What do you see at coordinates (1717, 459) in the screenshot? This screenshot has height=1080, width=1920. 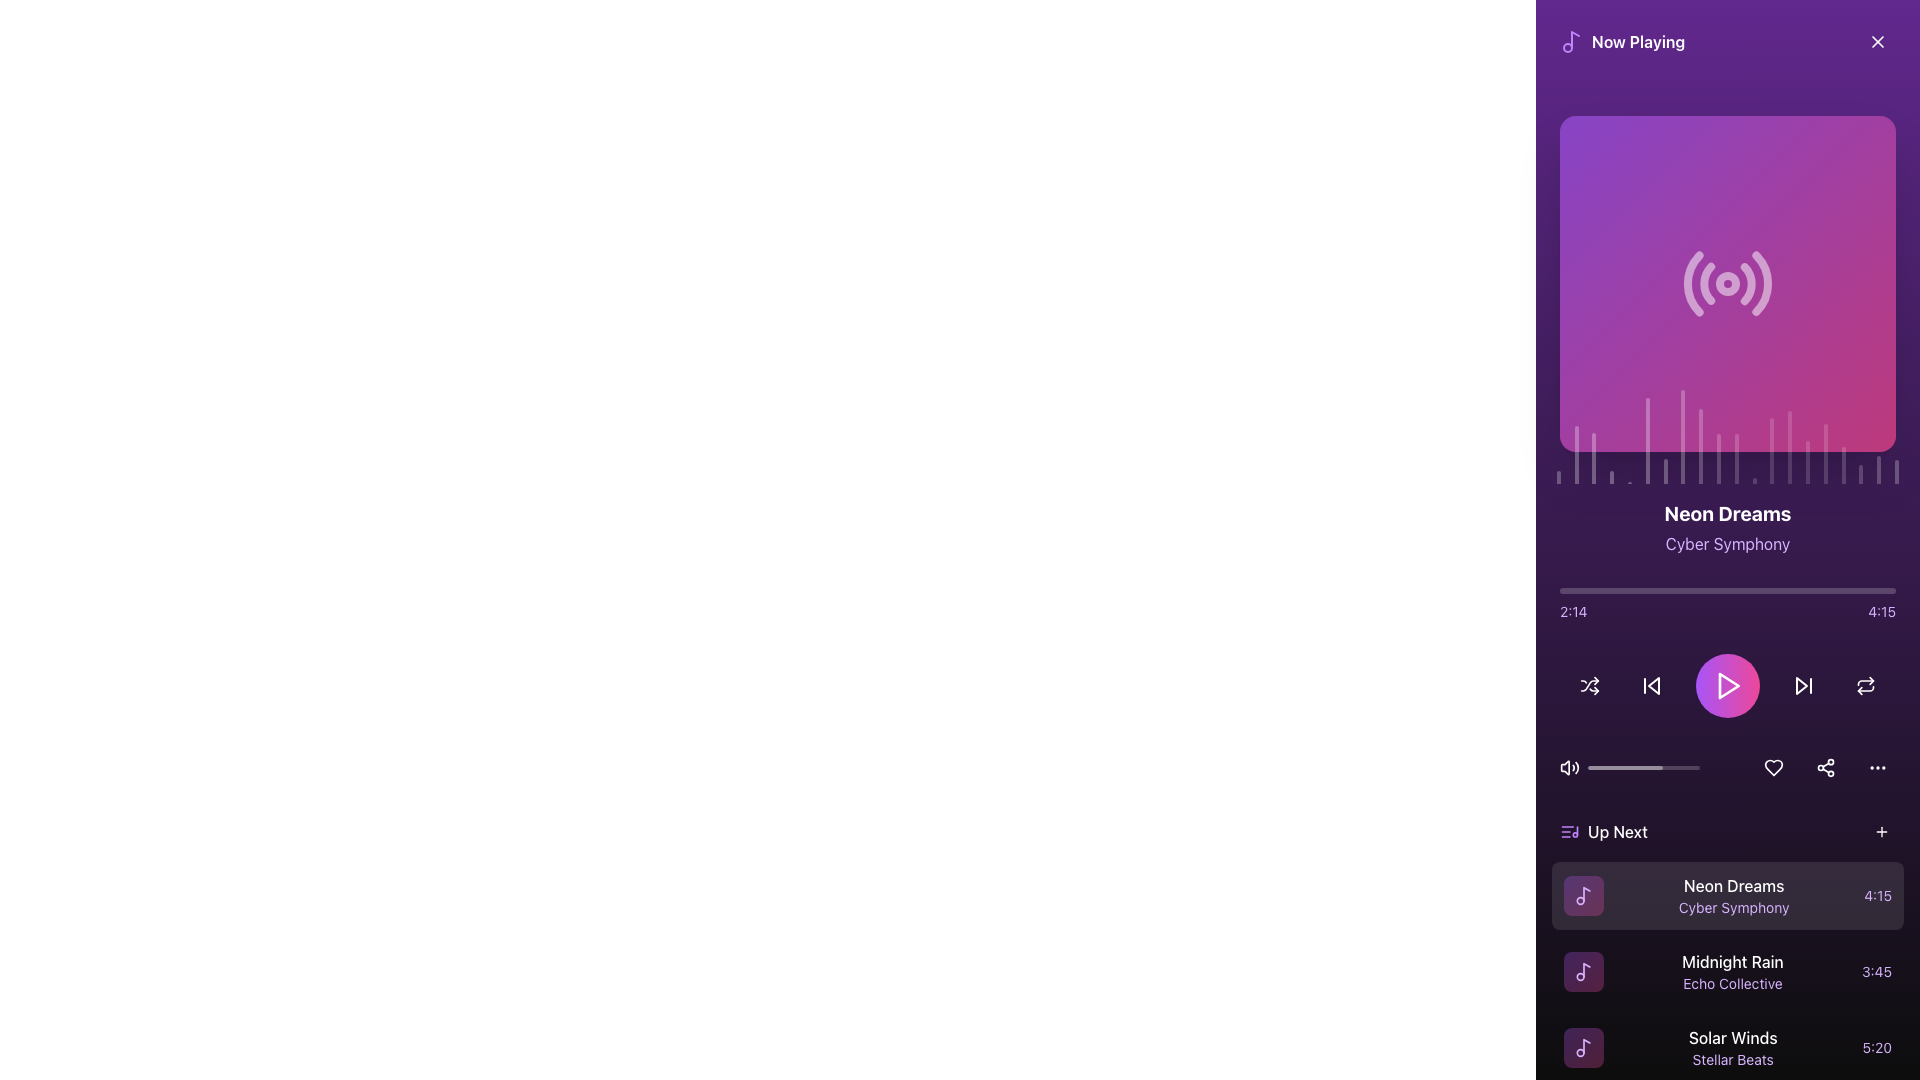 I see `the 10th vertical visual indicator bar from the left, which has a light white overlay and rounded edges, positioned within a horizontal series of similar bars` at bounding box center [1717, 459].